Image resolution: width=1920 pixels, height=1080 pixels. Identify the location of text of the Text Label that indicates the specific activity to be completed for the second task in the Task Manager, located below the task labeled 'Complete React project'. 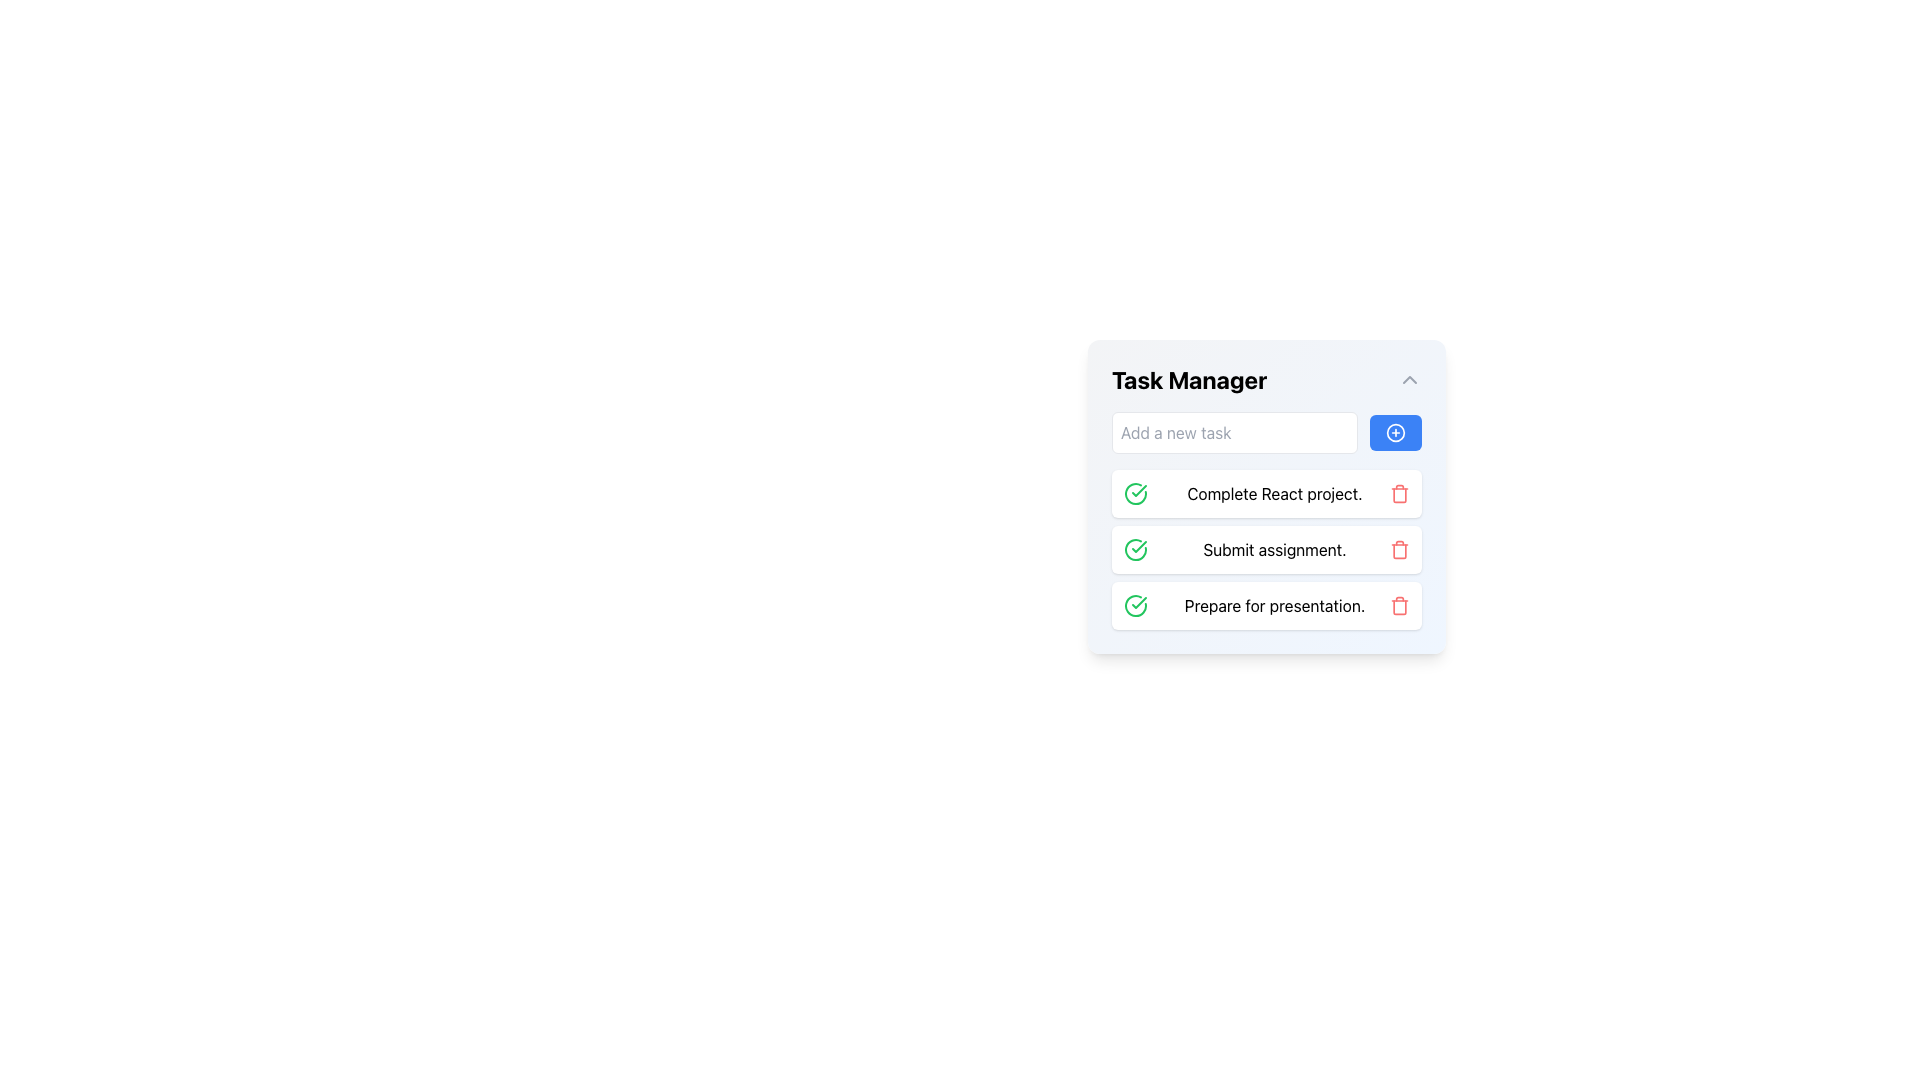
(1274, 550).